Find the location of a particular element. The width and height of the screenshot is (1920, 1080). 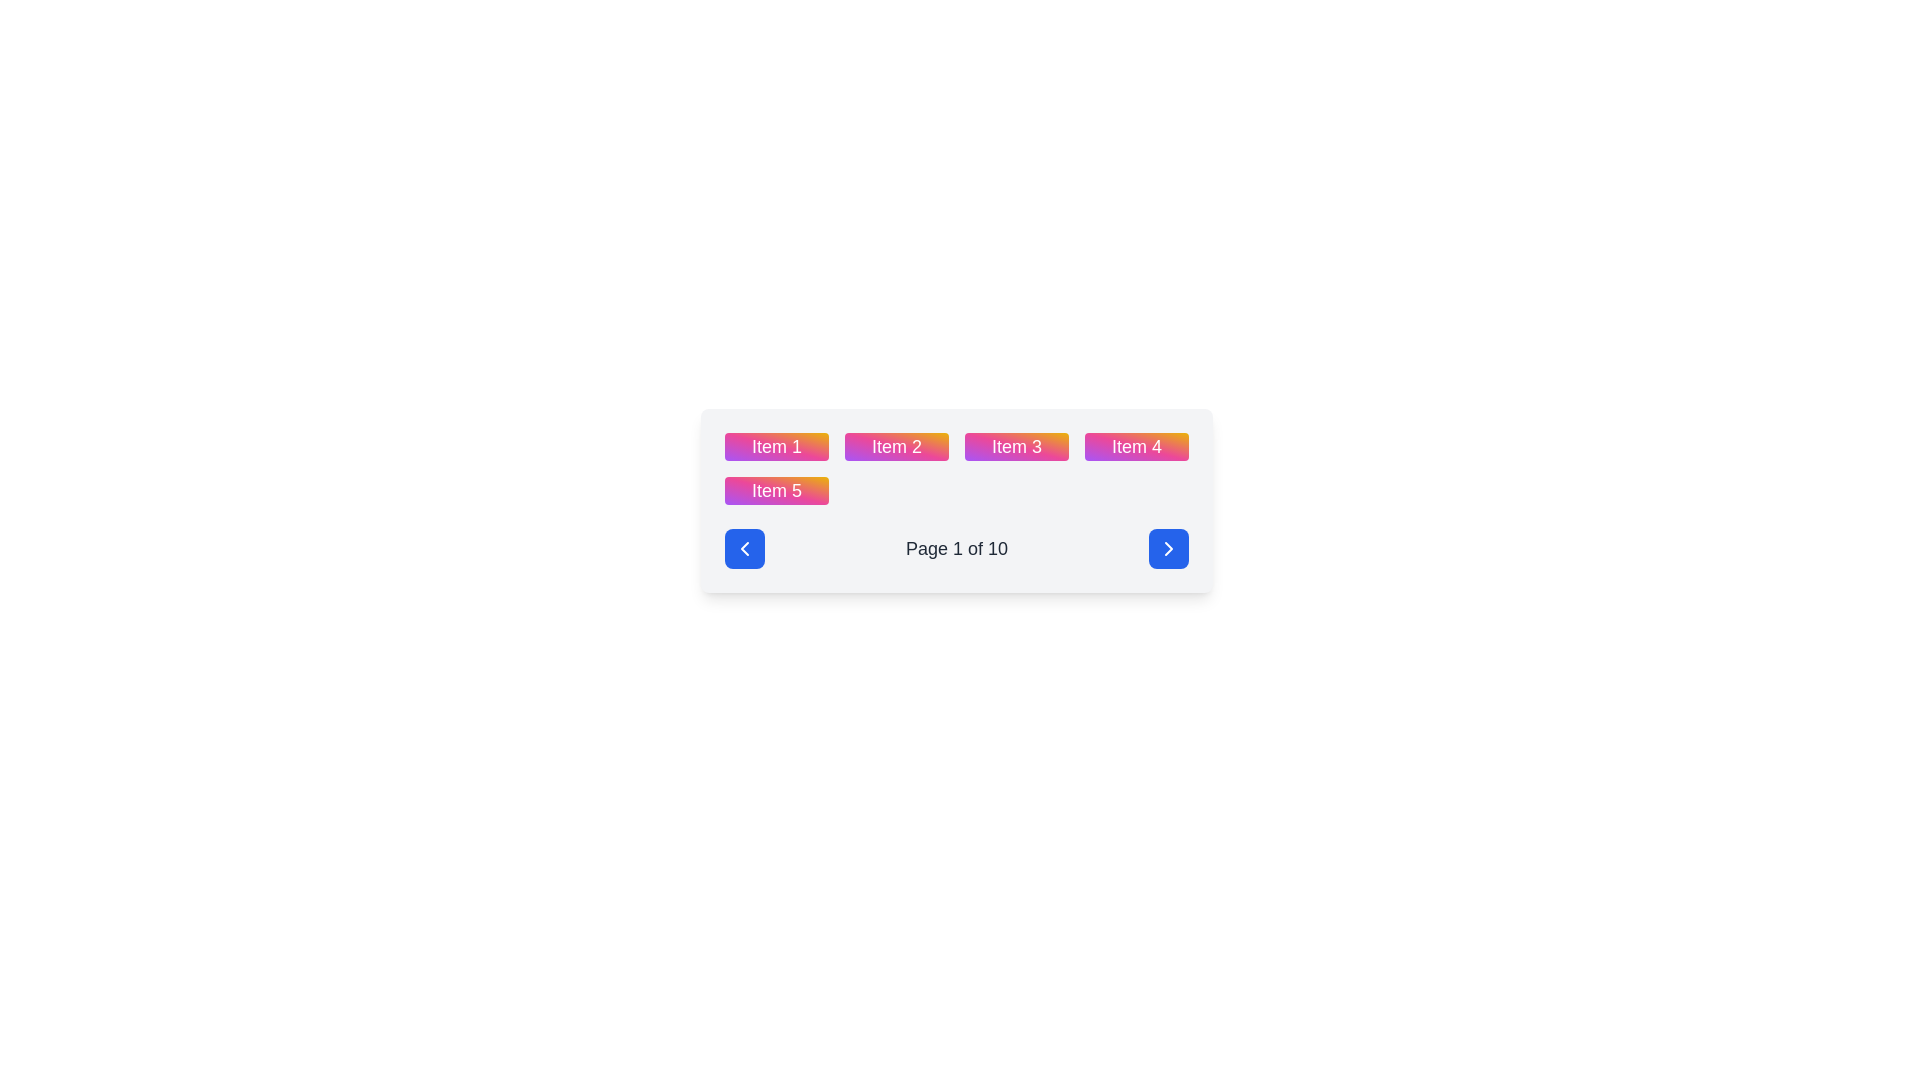

the blue square button with rounded corners and a white left-facing chevron icon to go to the previous page is located at coordinates (743, 548).